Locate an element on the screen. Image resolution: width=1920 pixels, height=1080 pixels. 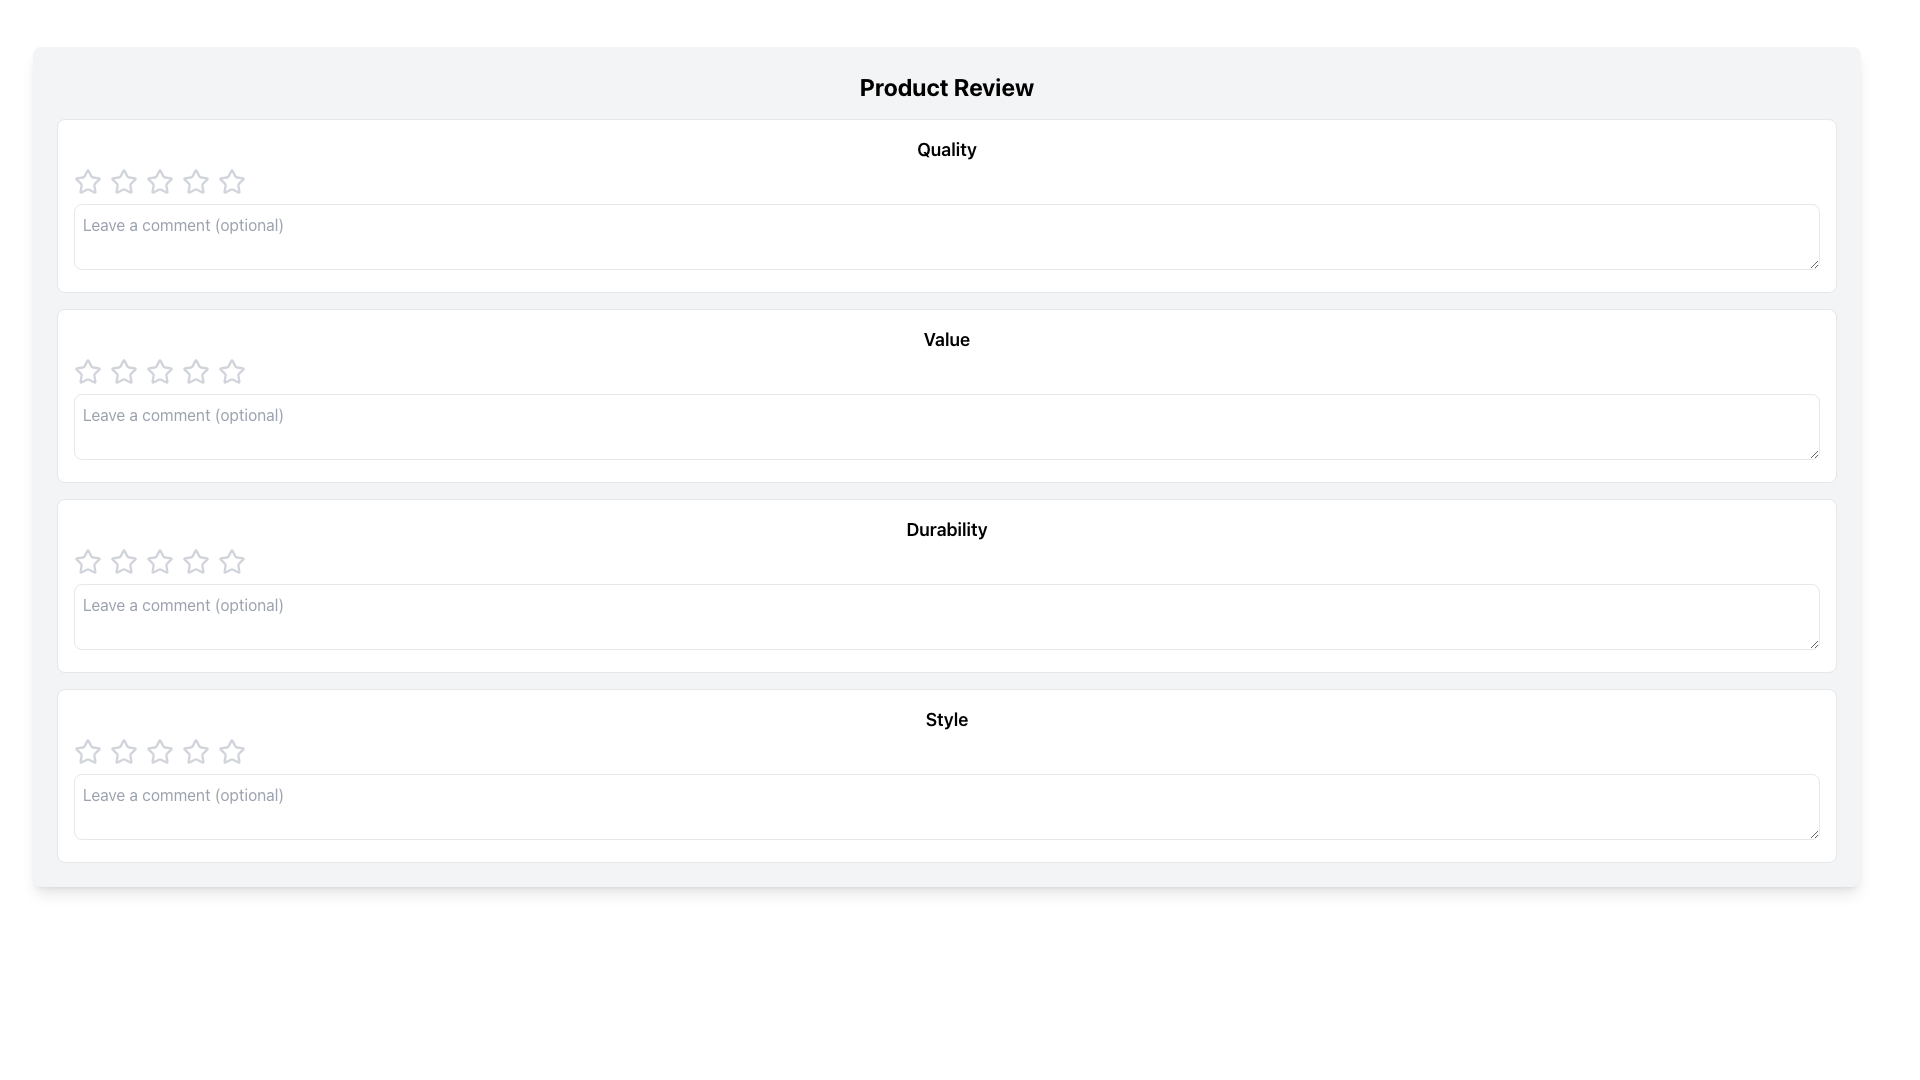
sixth star icon in the 'Style' rating section of the product review interface for interactive styling is located at coordinates (231, 752).